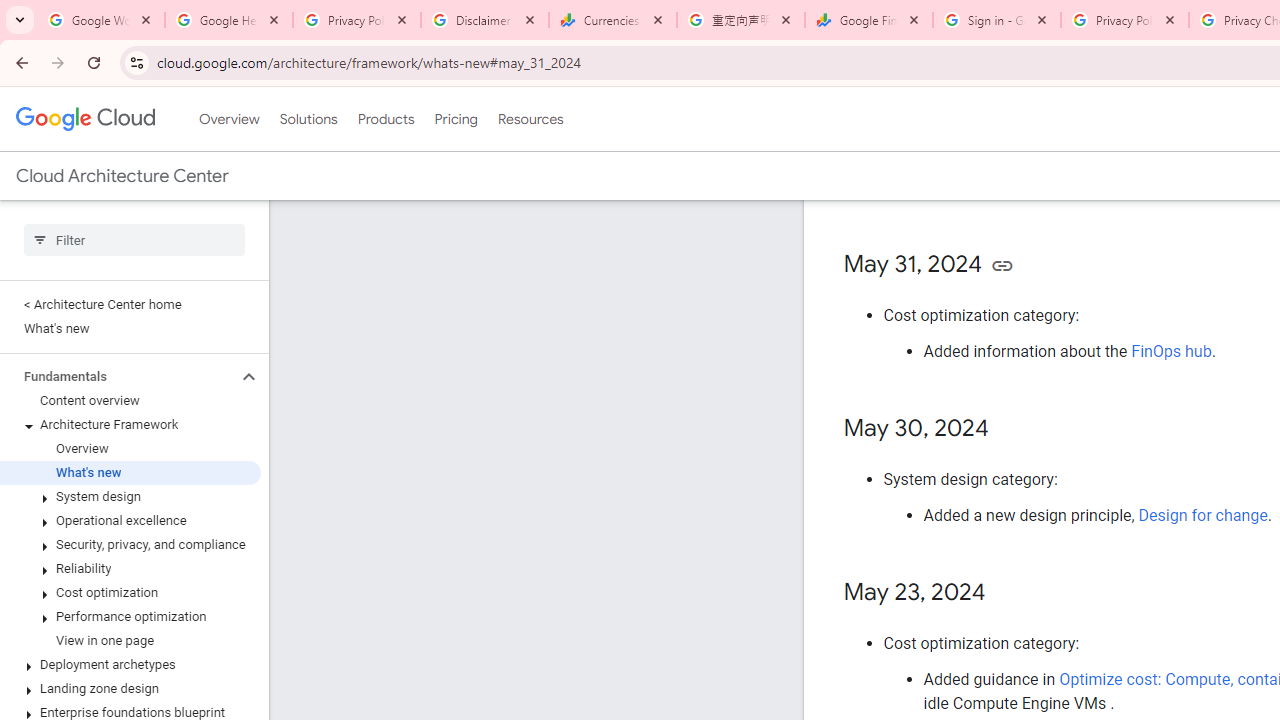 This screenshot has width=1280, height=720. What do you see at coordinates (129, 664) in the screenshot?
I see `'Deployment archetypes'` at bounding box center [129, 664].